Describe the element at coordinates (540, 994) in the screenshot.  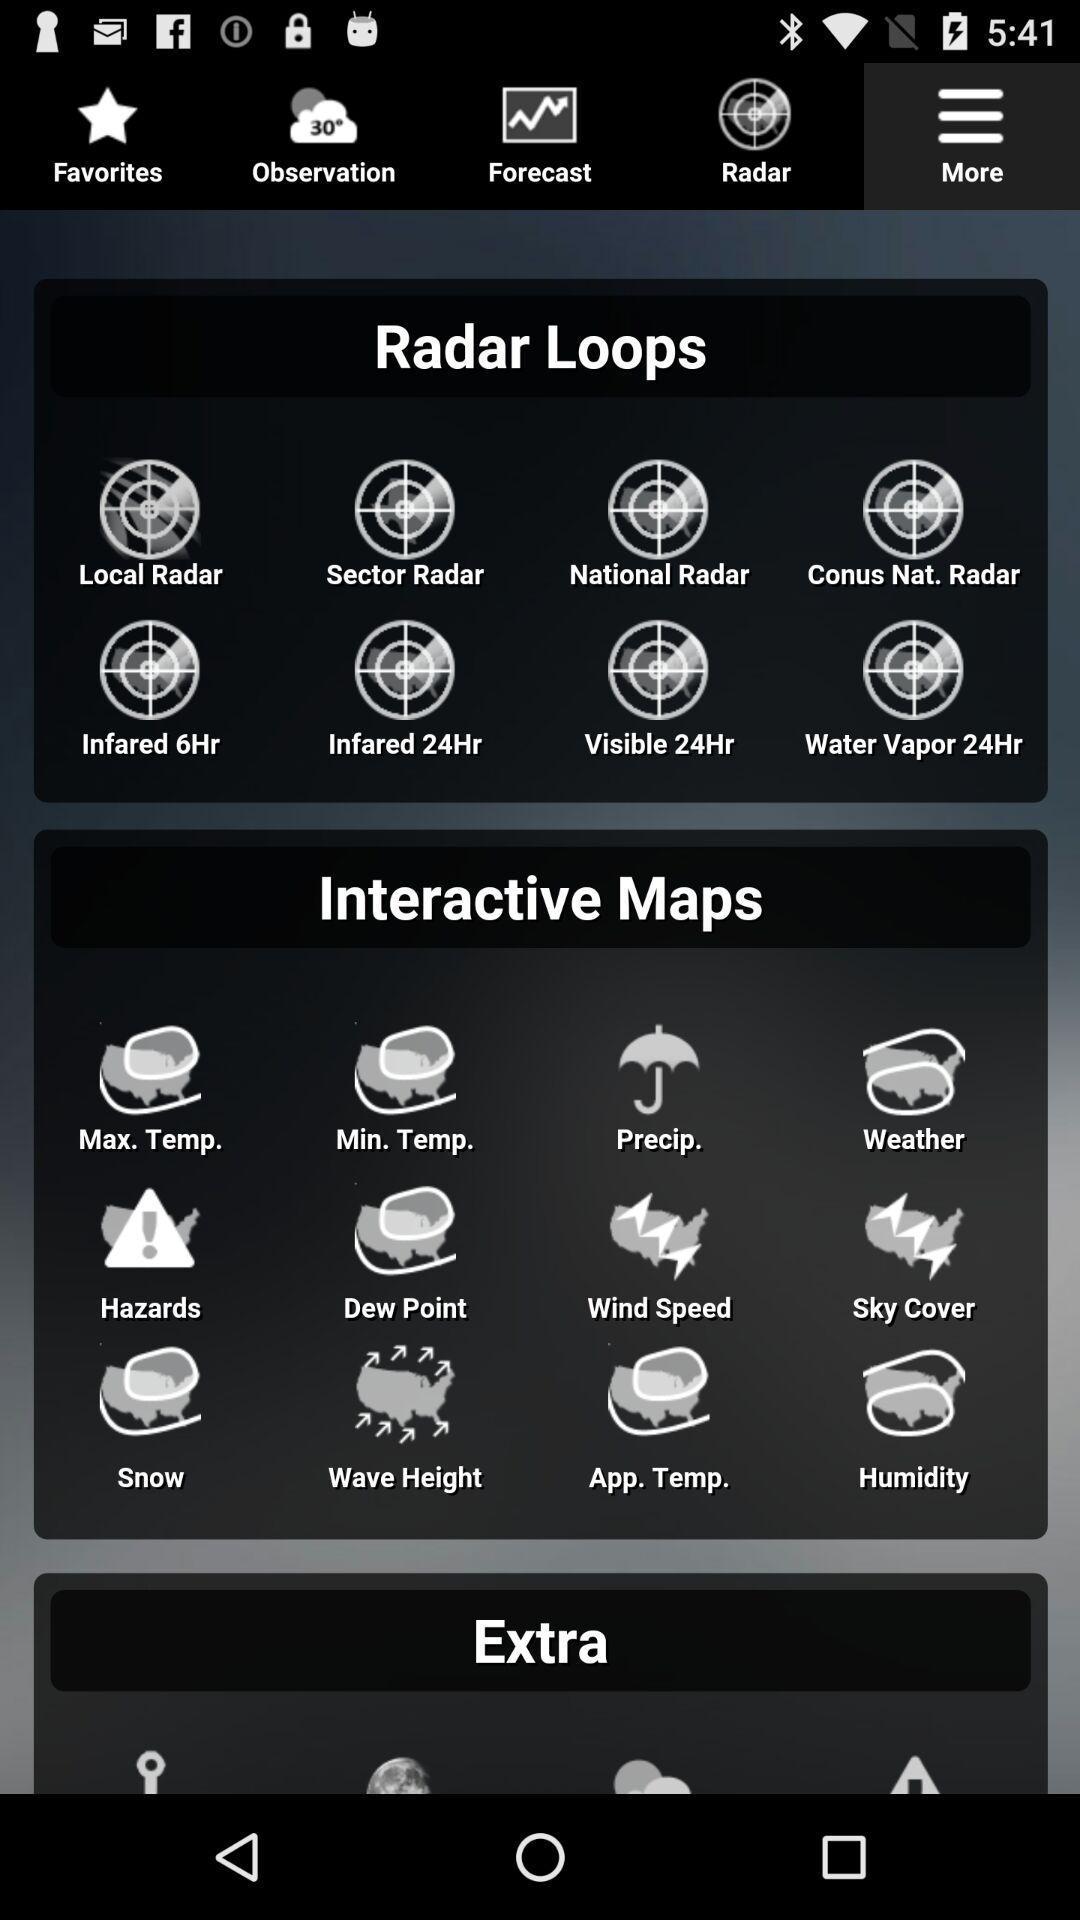
I see `adventisment page` at that location.